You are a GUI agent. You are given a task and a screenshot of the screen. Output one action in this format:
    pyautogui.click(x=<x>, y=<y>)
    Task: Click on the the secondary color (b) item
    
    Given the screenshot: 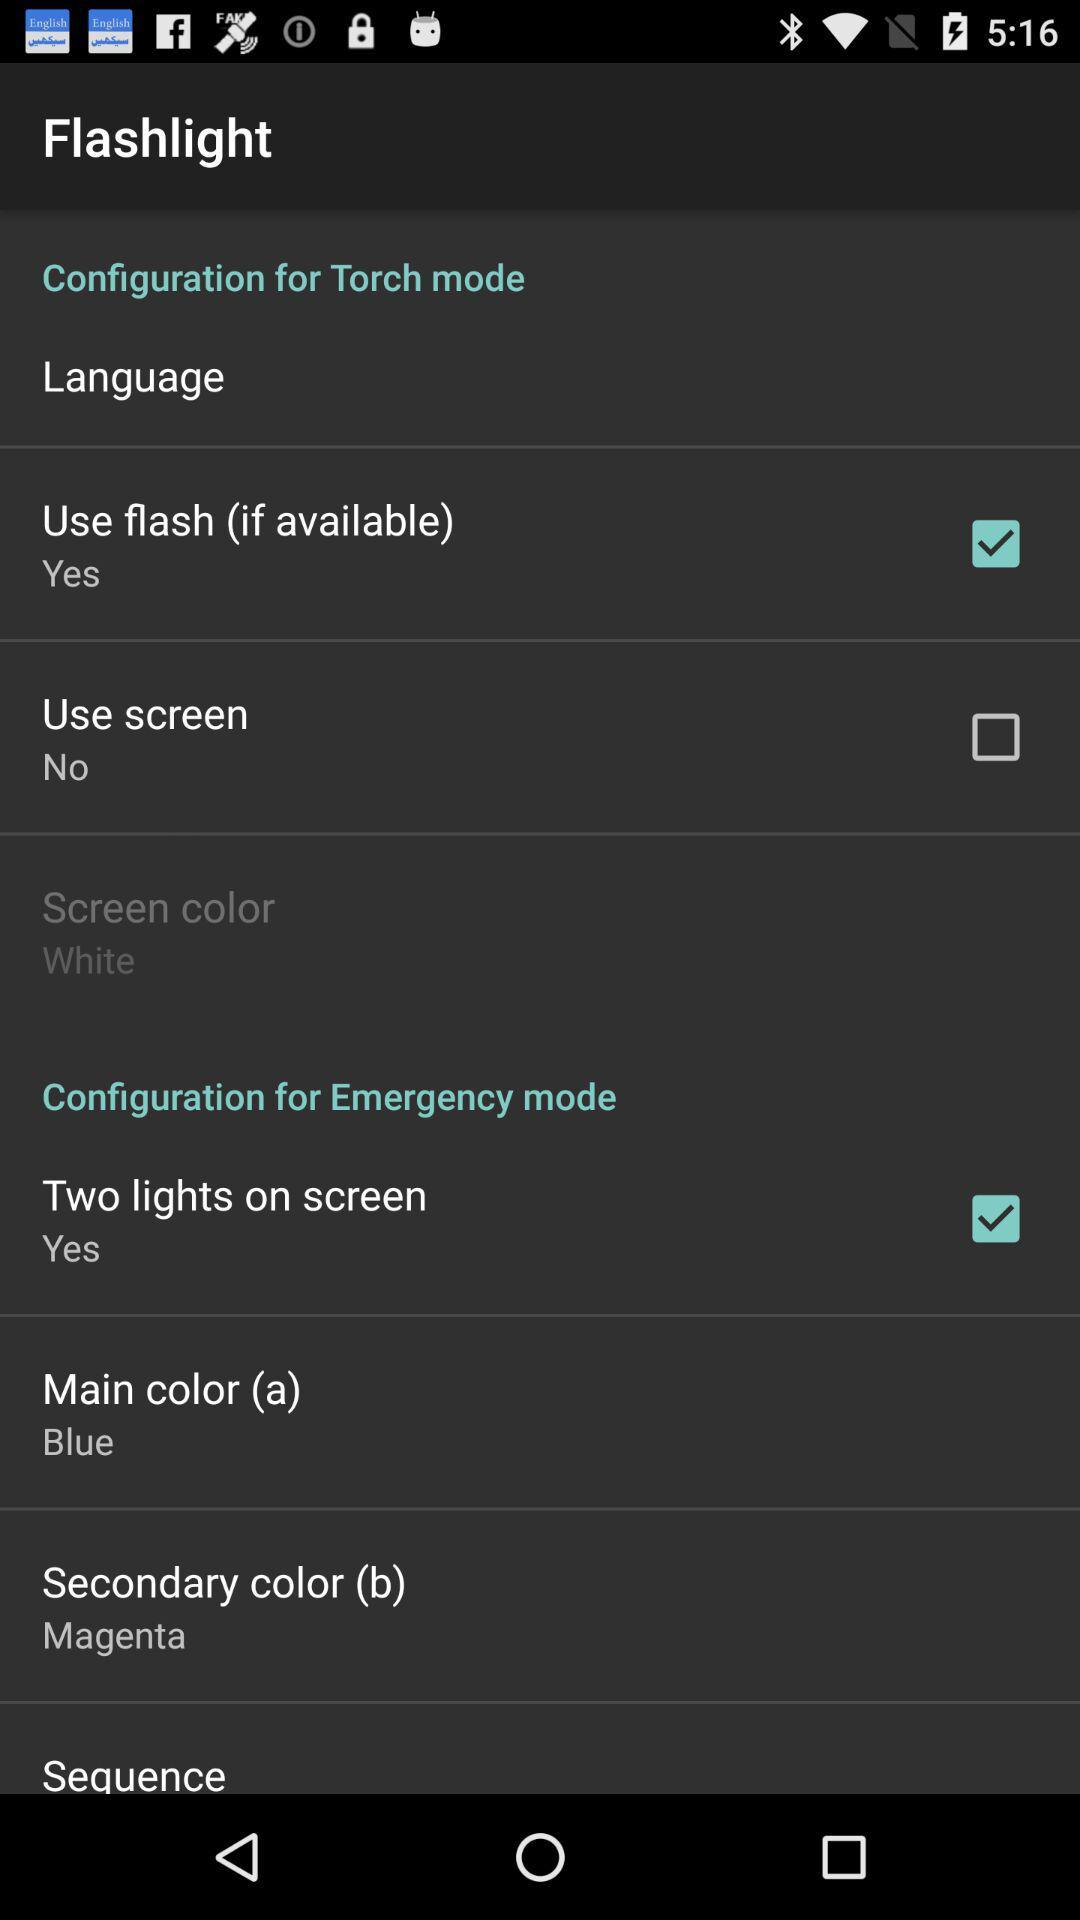 What is the action you would take?
    pyautogui.click(x=224, y=1579)
    